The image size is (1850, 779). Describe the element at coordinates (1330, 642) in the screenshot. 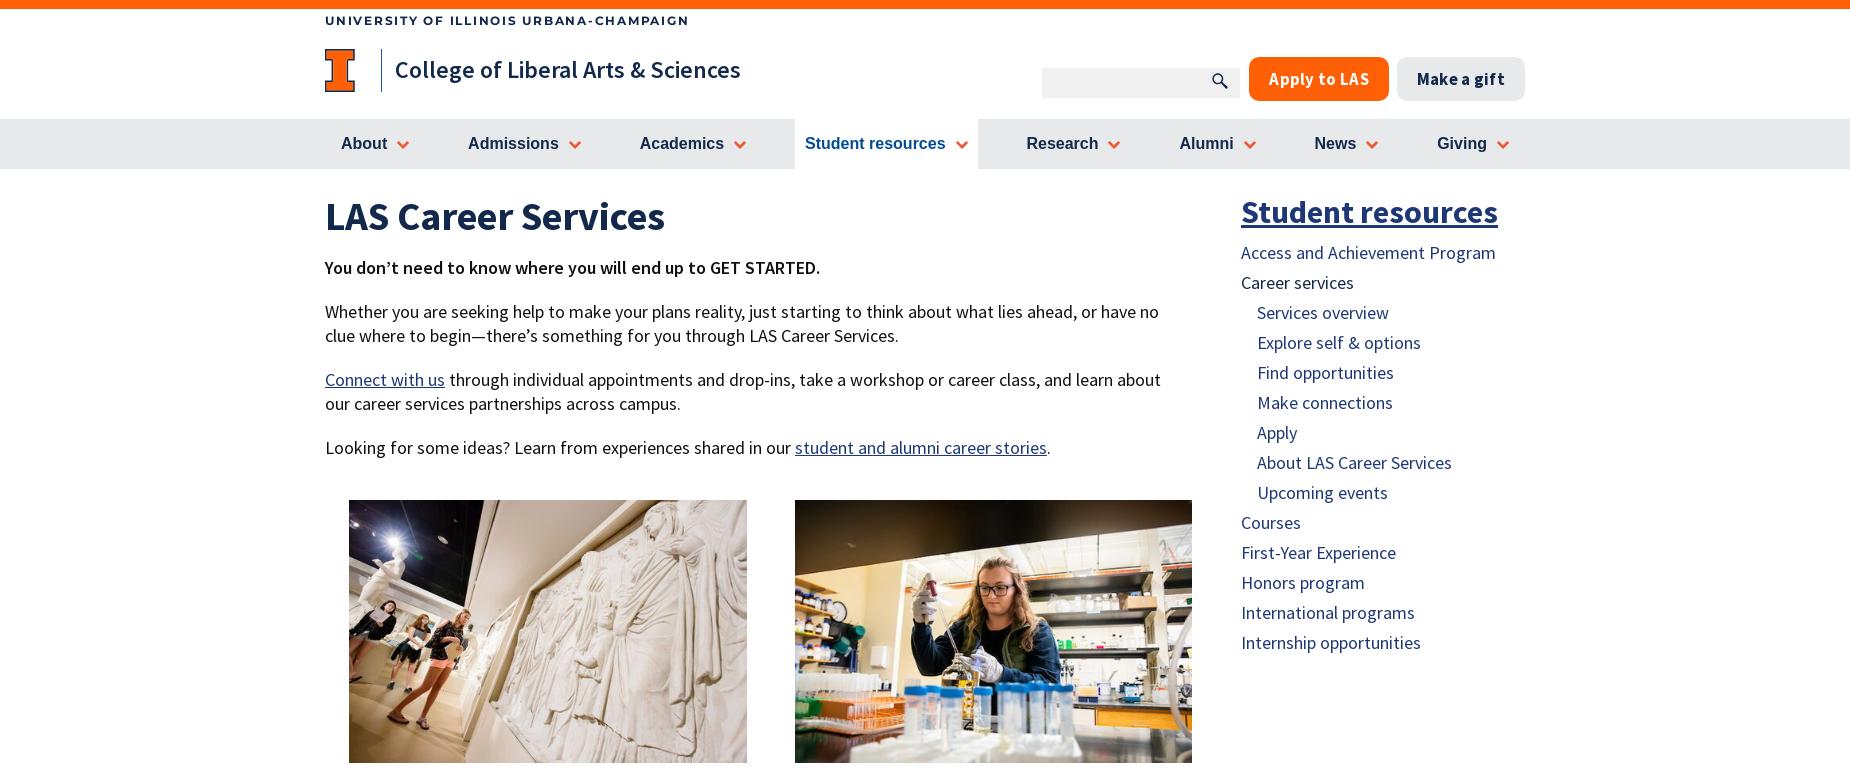

I see `'Internship opportunities'` at that location.